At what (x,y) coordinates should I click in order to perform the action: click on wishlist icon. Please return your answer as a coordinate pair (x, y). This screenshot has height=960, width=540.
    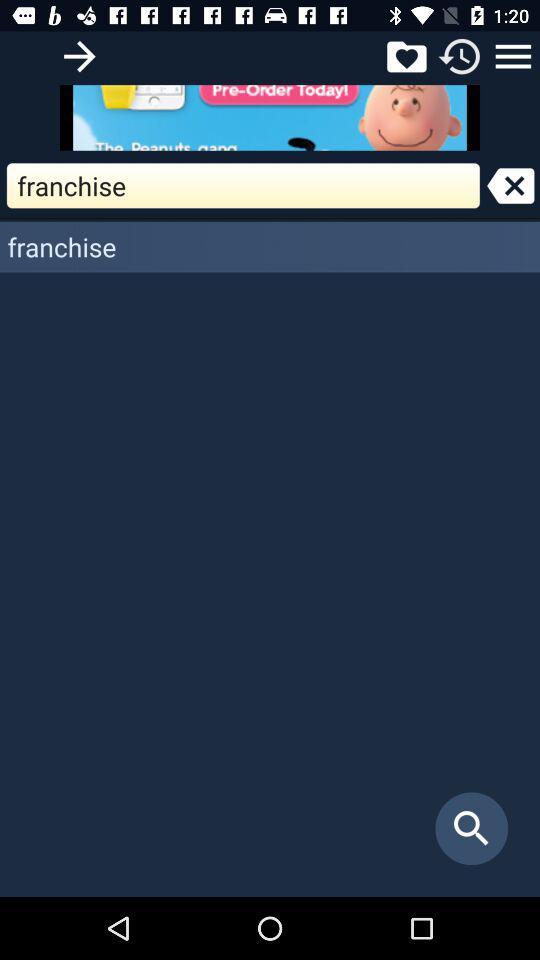
    Looking at the image, I should click on (405, 55).